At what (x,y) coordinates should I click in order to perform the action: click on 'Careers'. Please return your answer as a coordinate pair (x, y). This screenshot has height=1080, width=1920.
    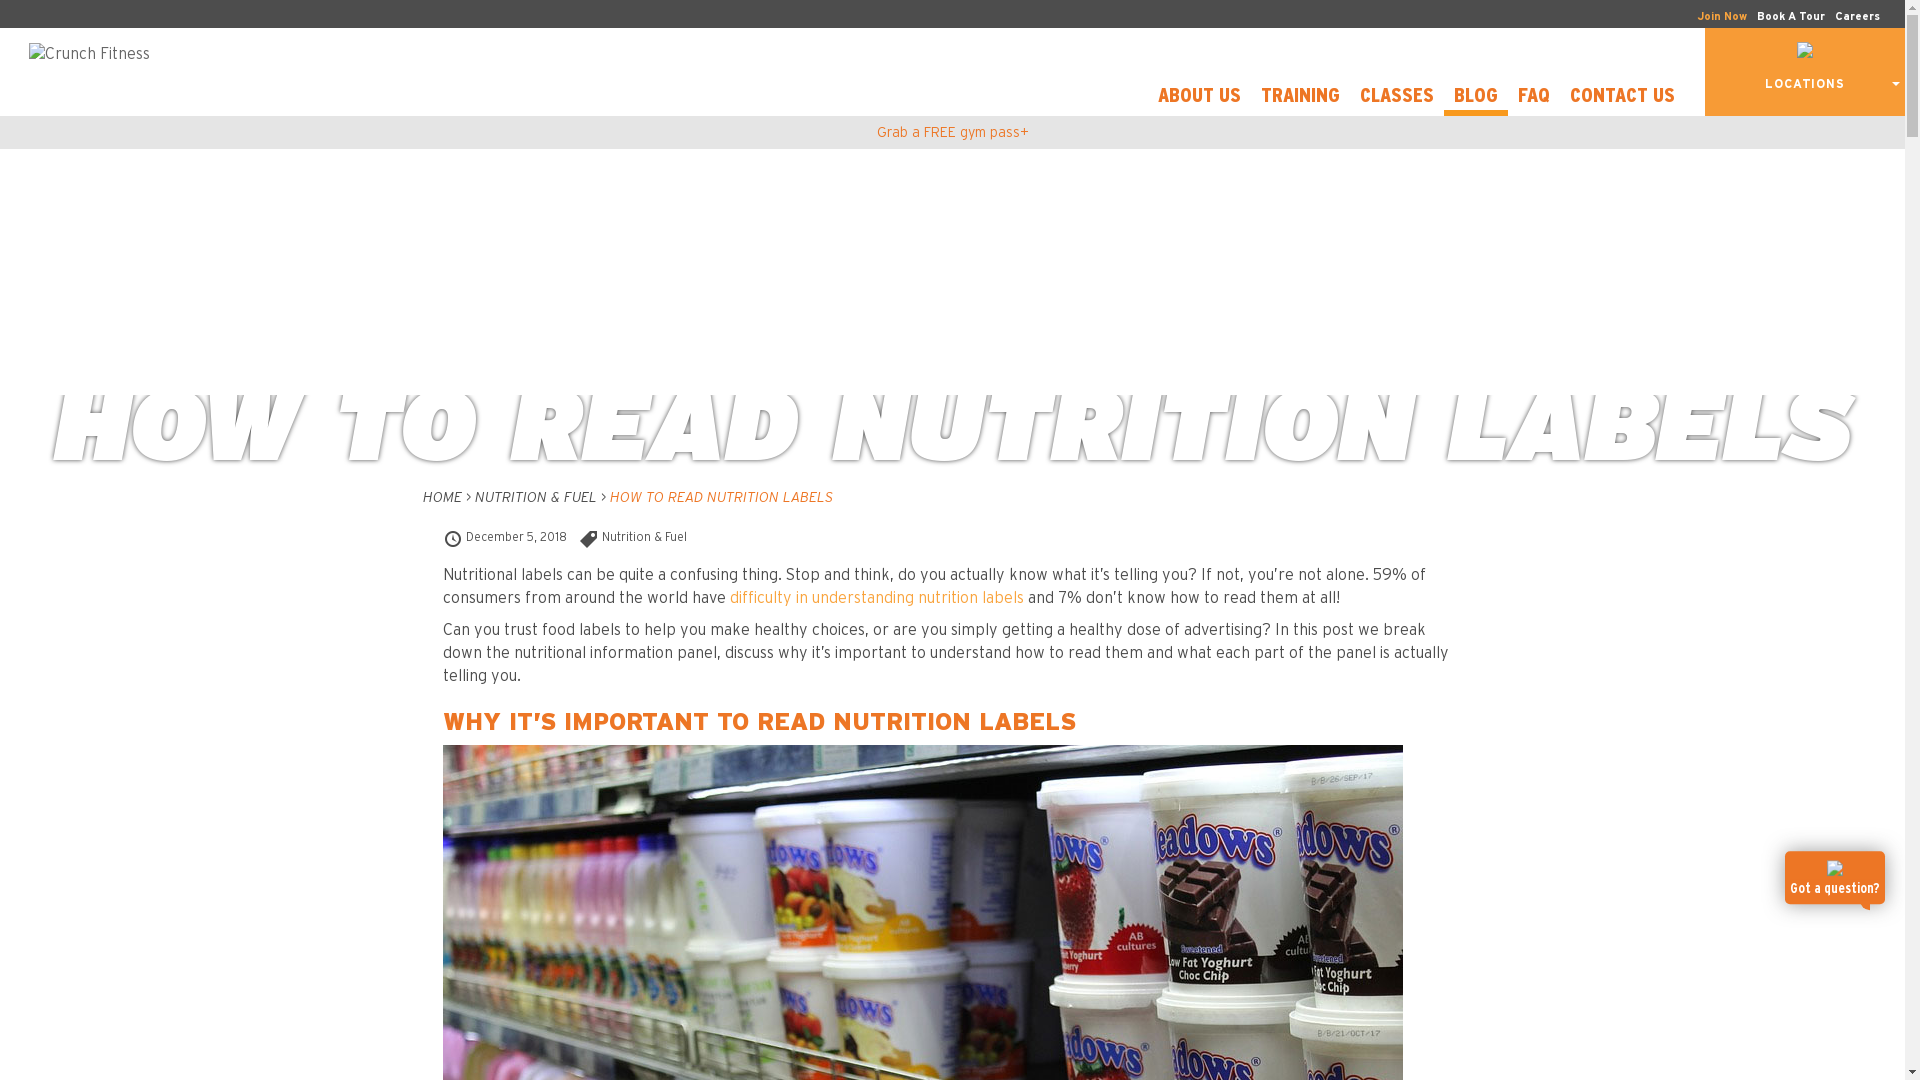
    Looking at the image, I should click on (1856, 16).